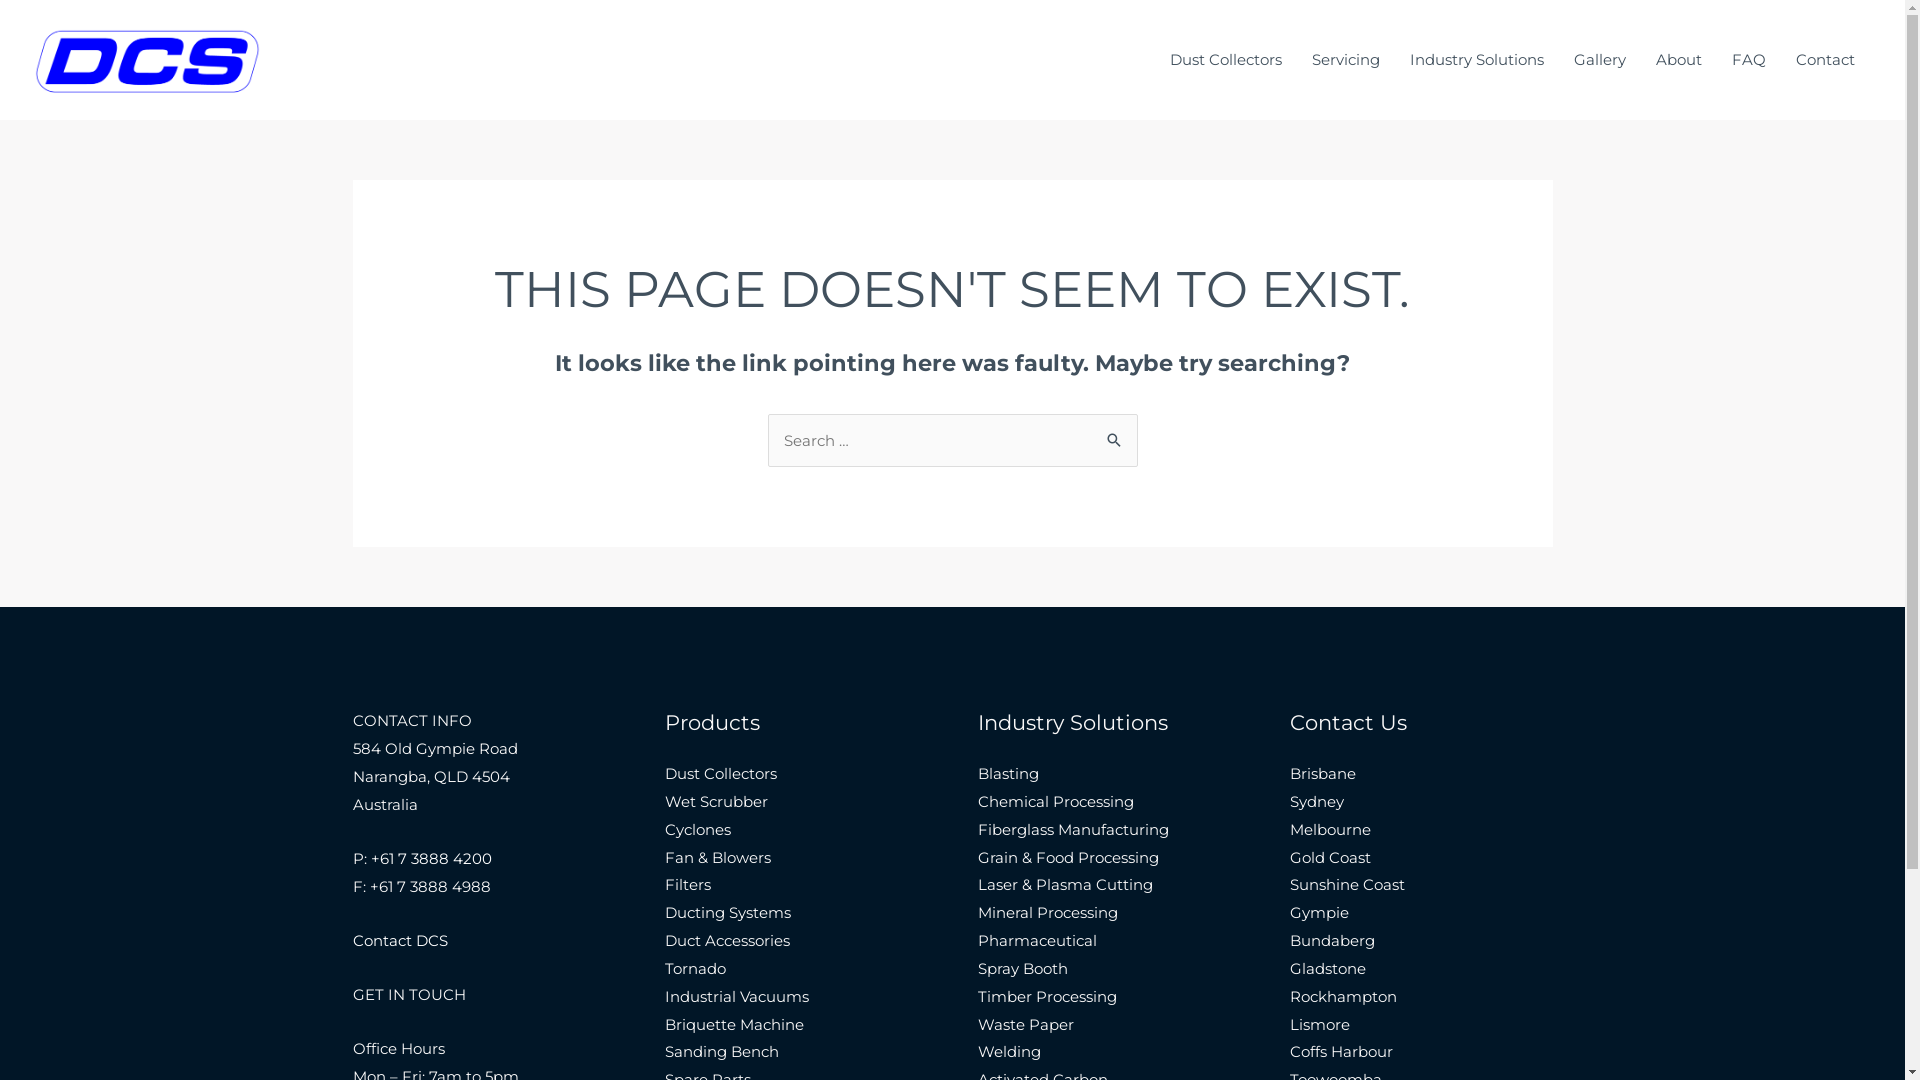 Image resolution: width=1920 pixels, height=1080 pixels. I want to click on 'Melbourne', so click(1290, 829).